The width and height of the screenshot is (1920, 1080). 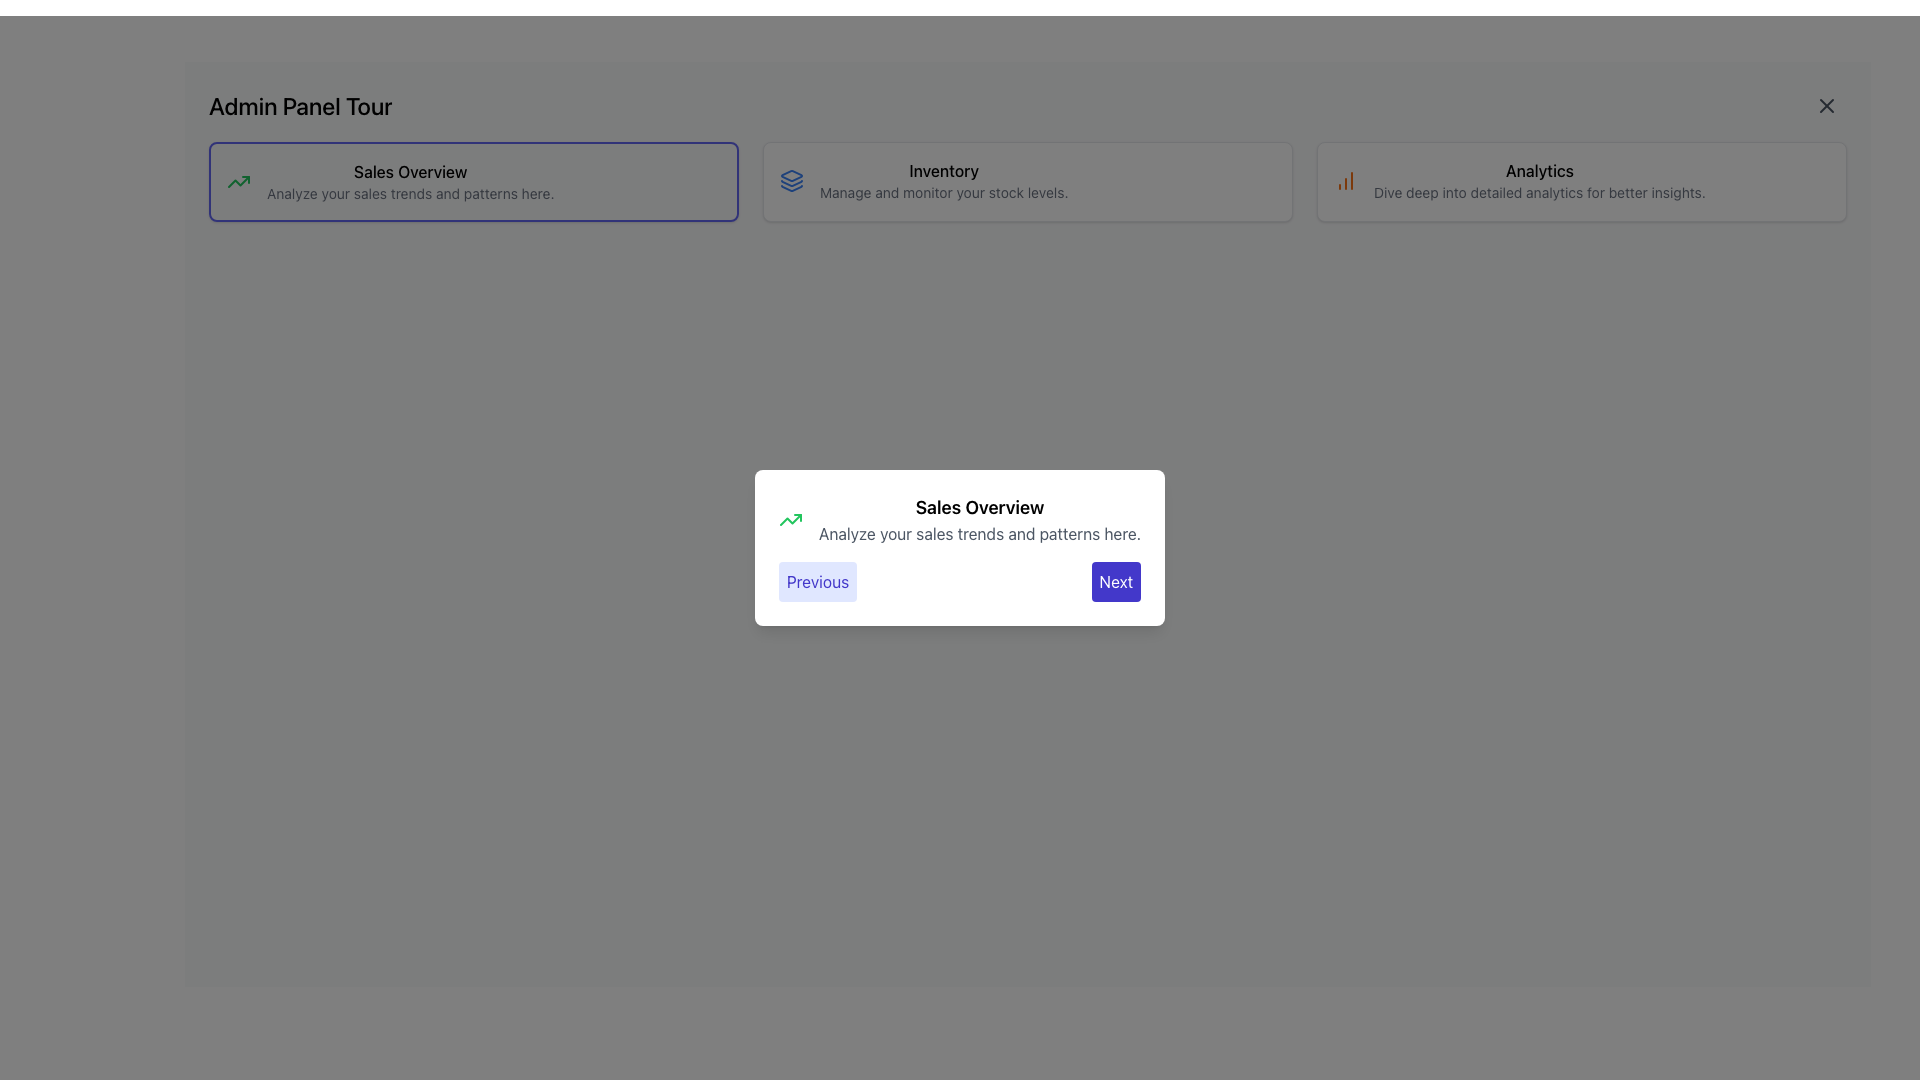 I want to click on the Informational Card located in the top right corner of the grid layout, positioned after 'Sales Overview' and 'Inventory', so click(x=1581, y=181).